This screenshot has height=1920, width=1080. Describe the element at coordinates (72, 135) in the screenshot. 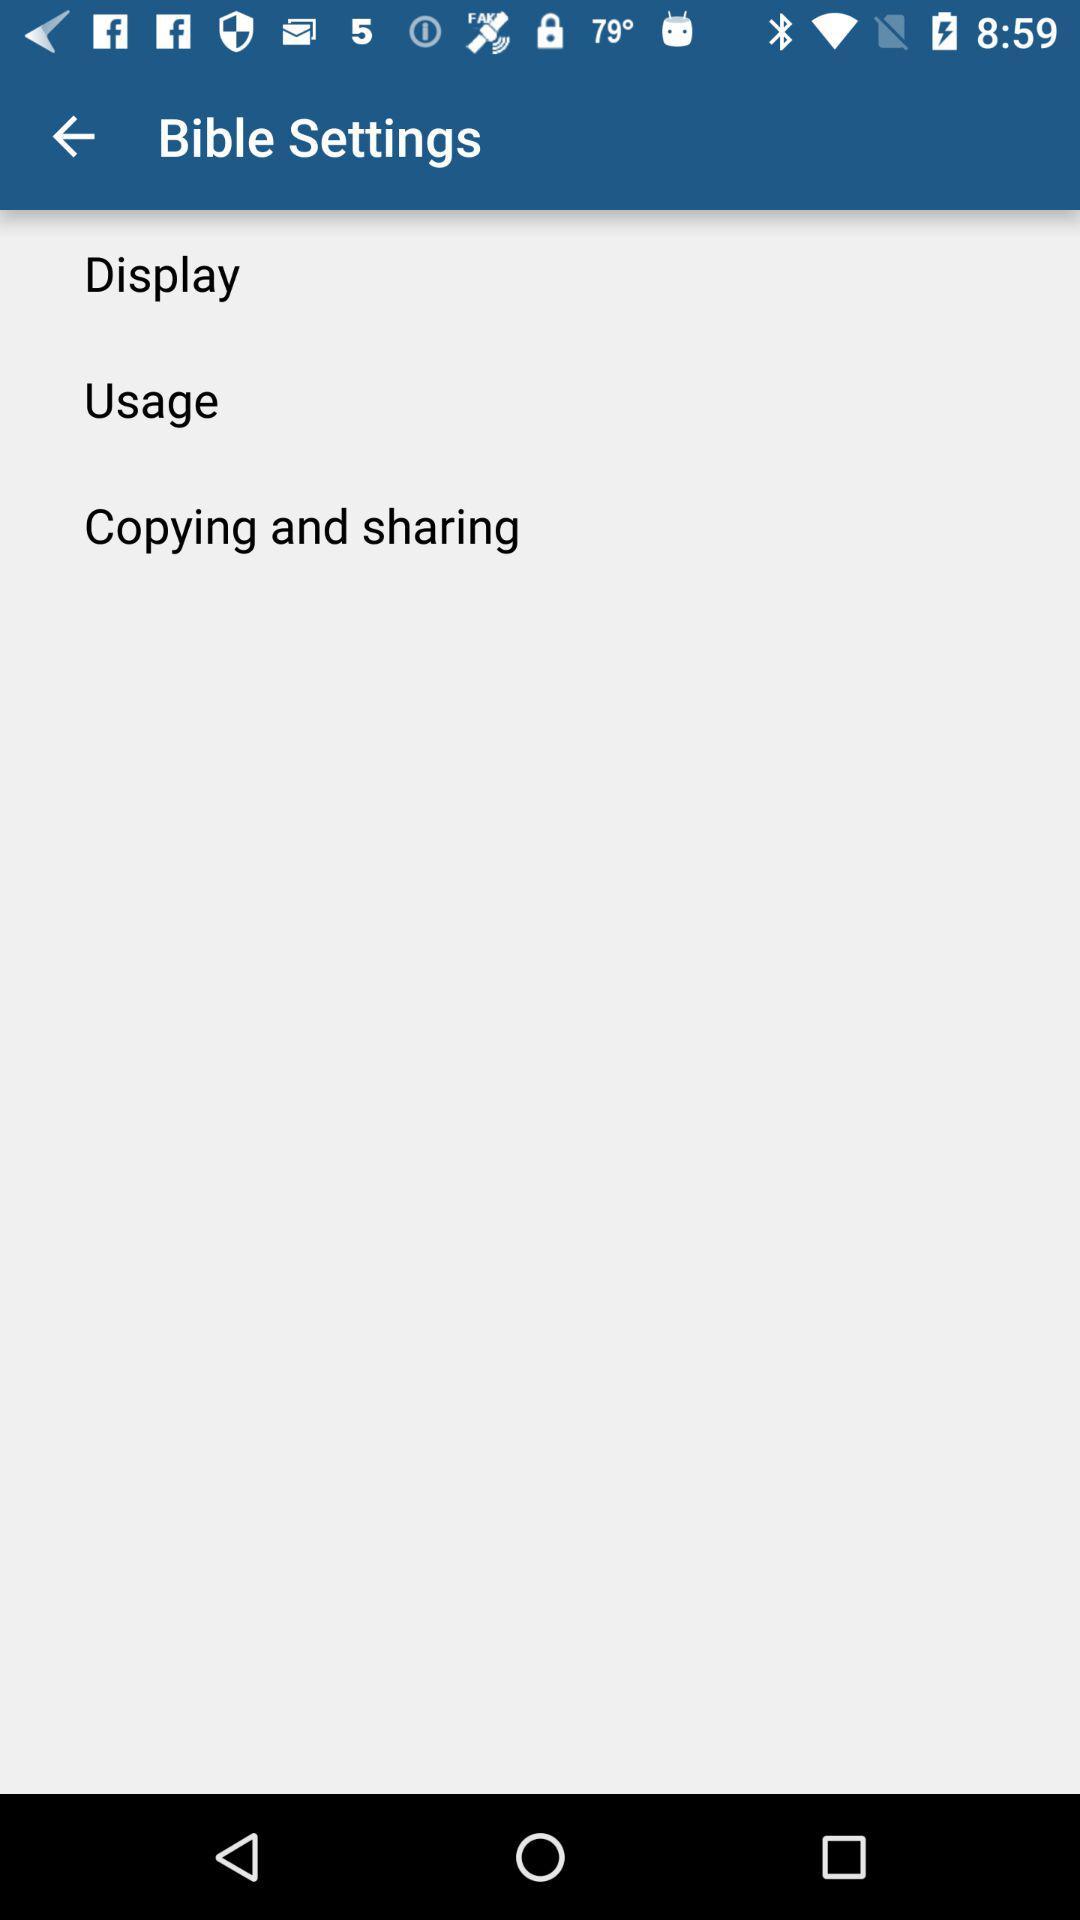

I see `the icon to the left of bible settings` at that location.